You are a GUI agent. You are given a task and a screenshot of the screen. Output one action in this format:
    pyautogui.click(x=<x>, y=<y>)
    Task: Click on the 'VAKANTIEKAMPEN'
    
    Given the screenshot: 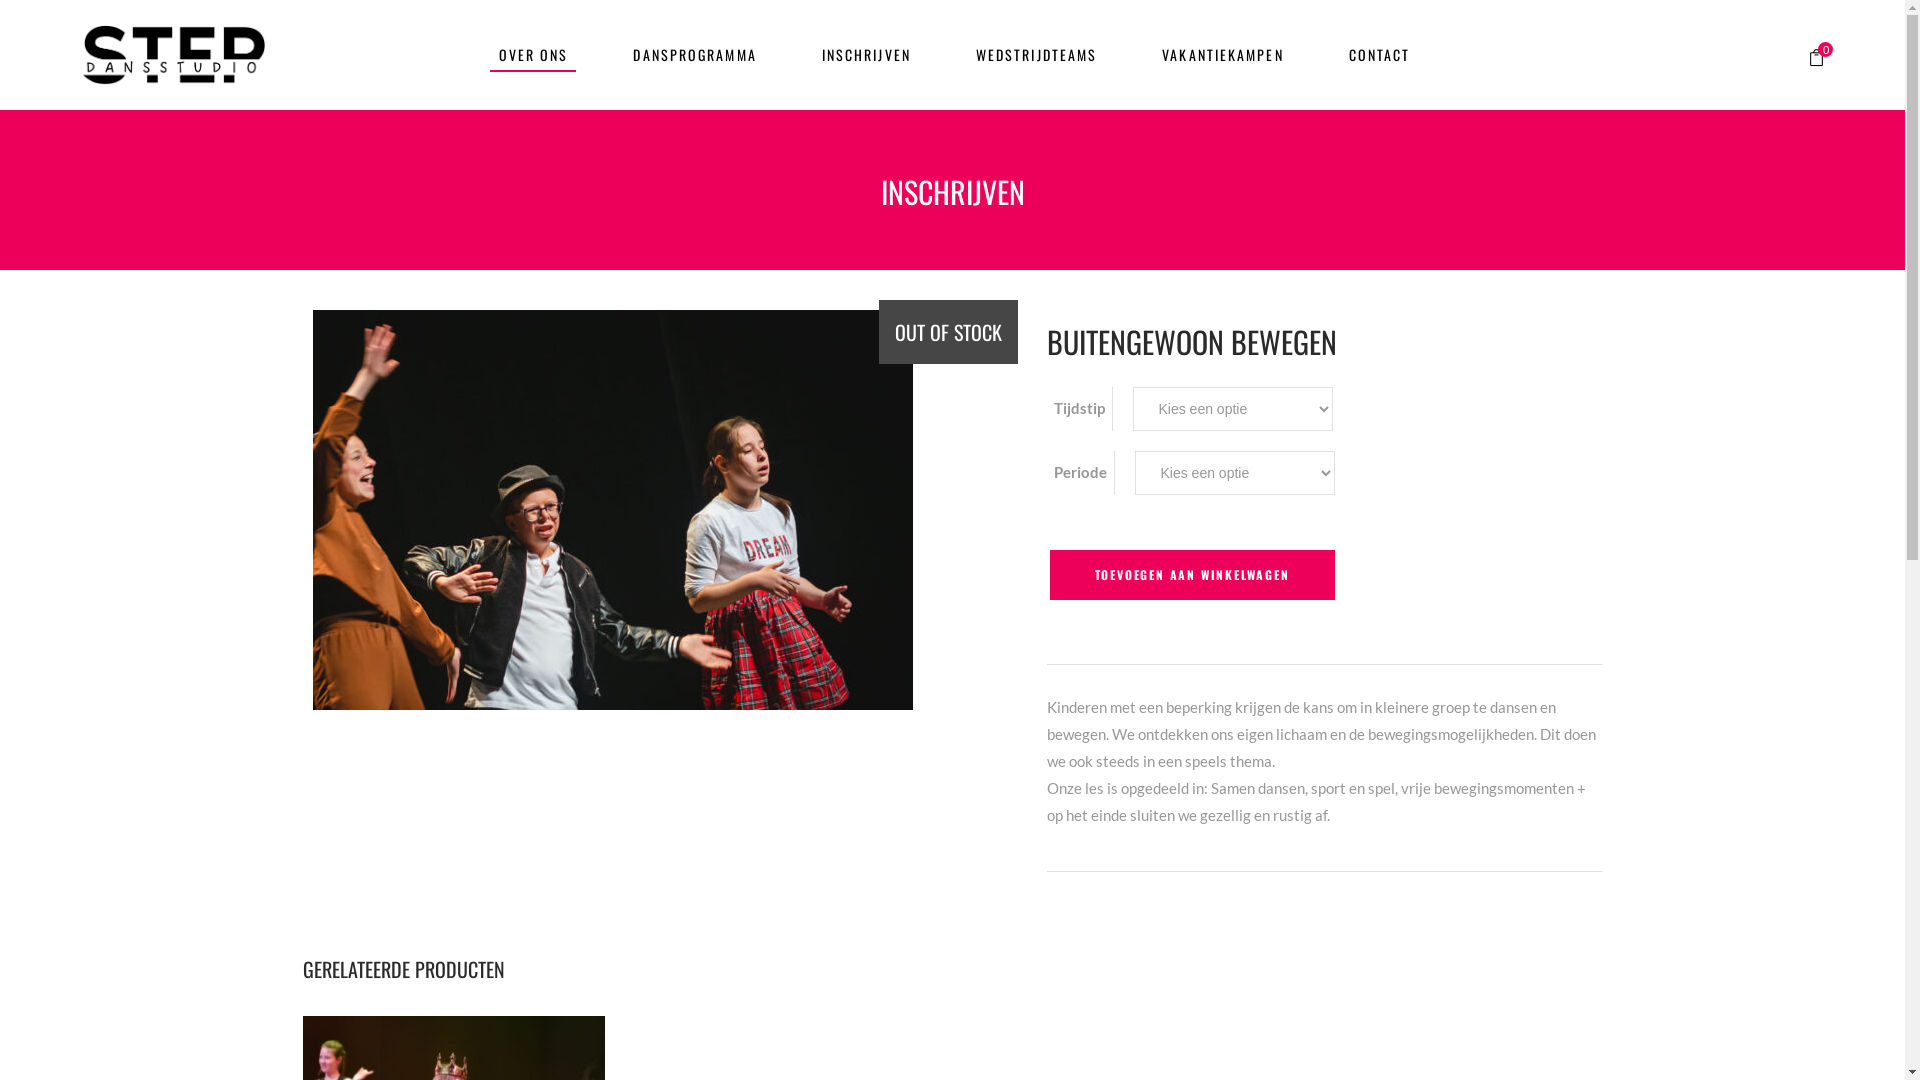 What is the action you would take?
    pyautogui.click(x=1221, y=53)
    